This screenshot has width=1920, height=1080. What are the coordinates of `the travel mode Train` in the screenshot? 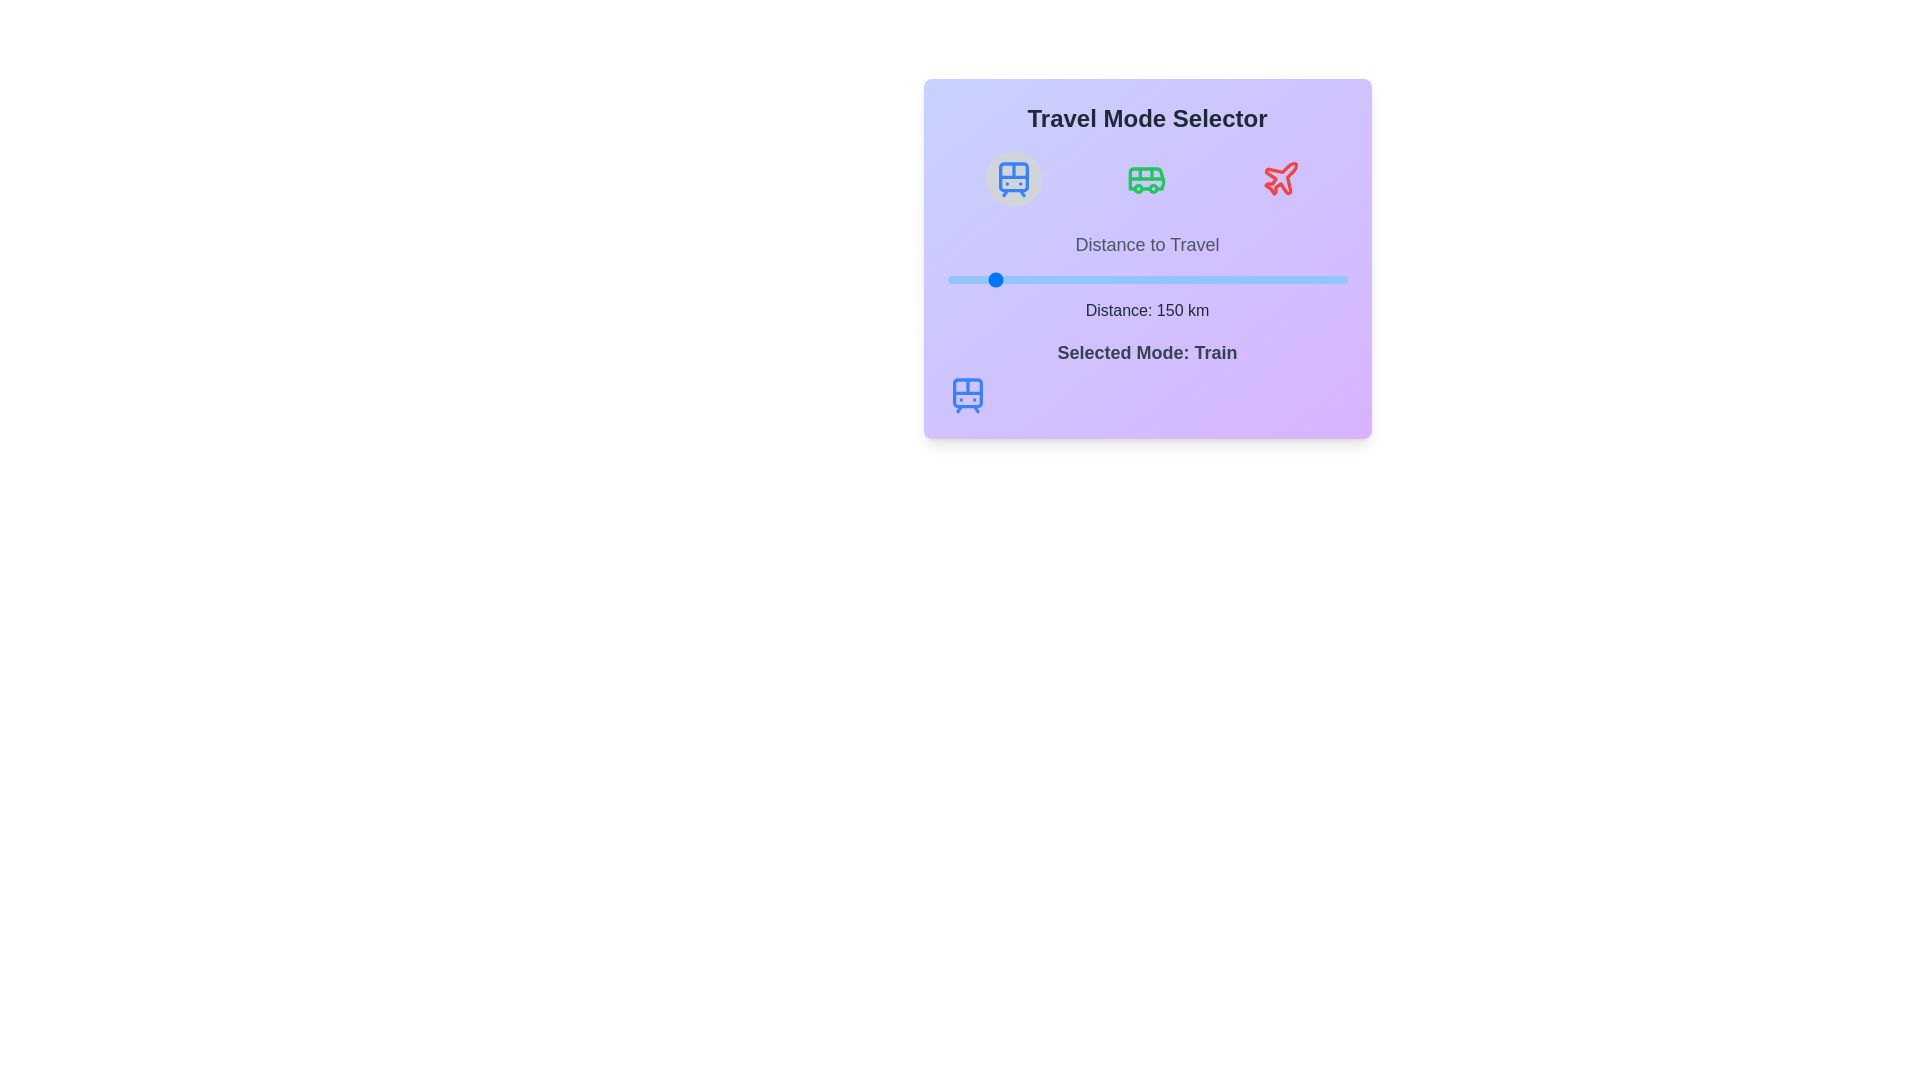 It's located at (1013, 177).